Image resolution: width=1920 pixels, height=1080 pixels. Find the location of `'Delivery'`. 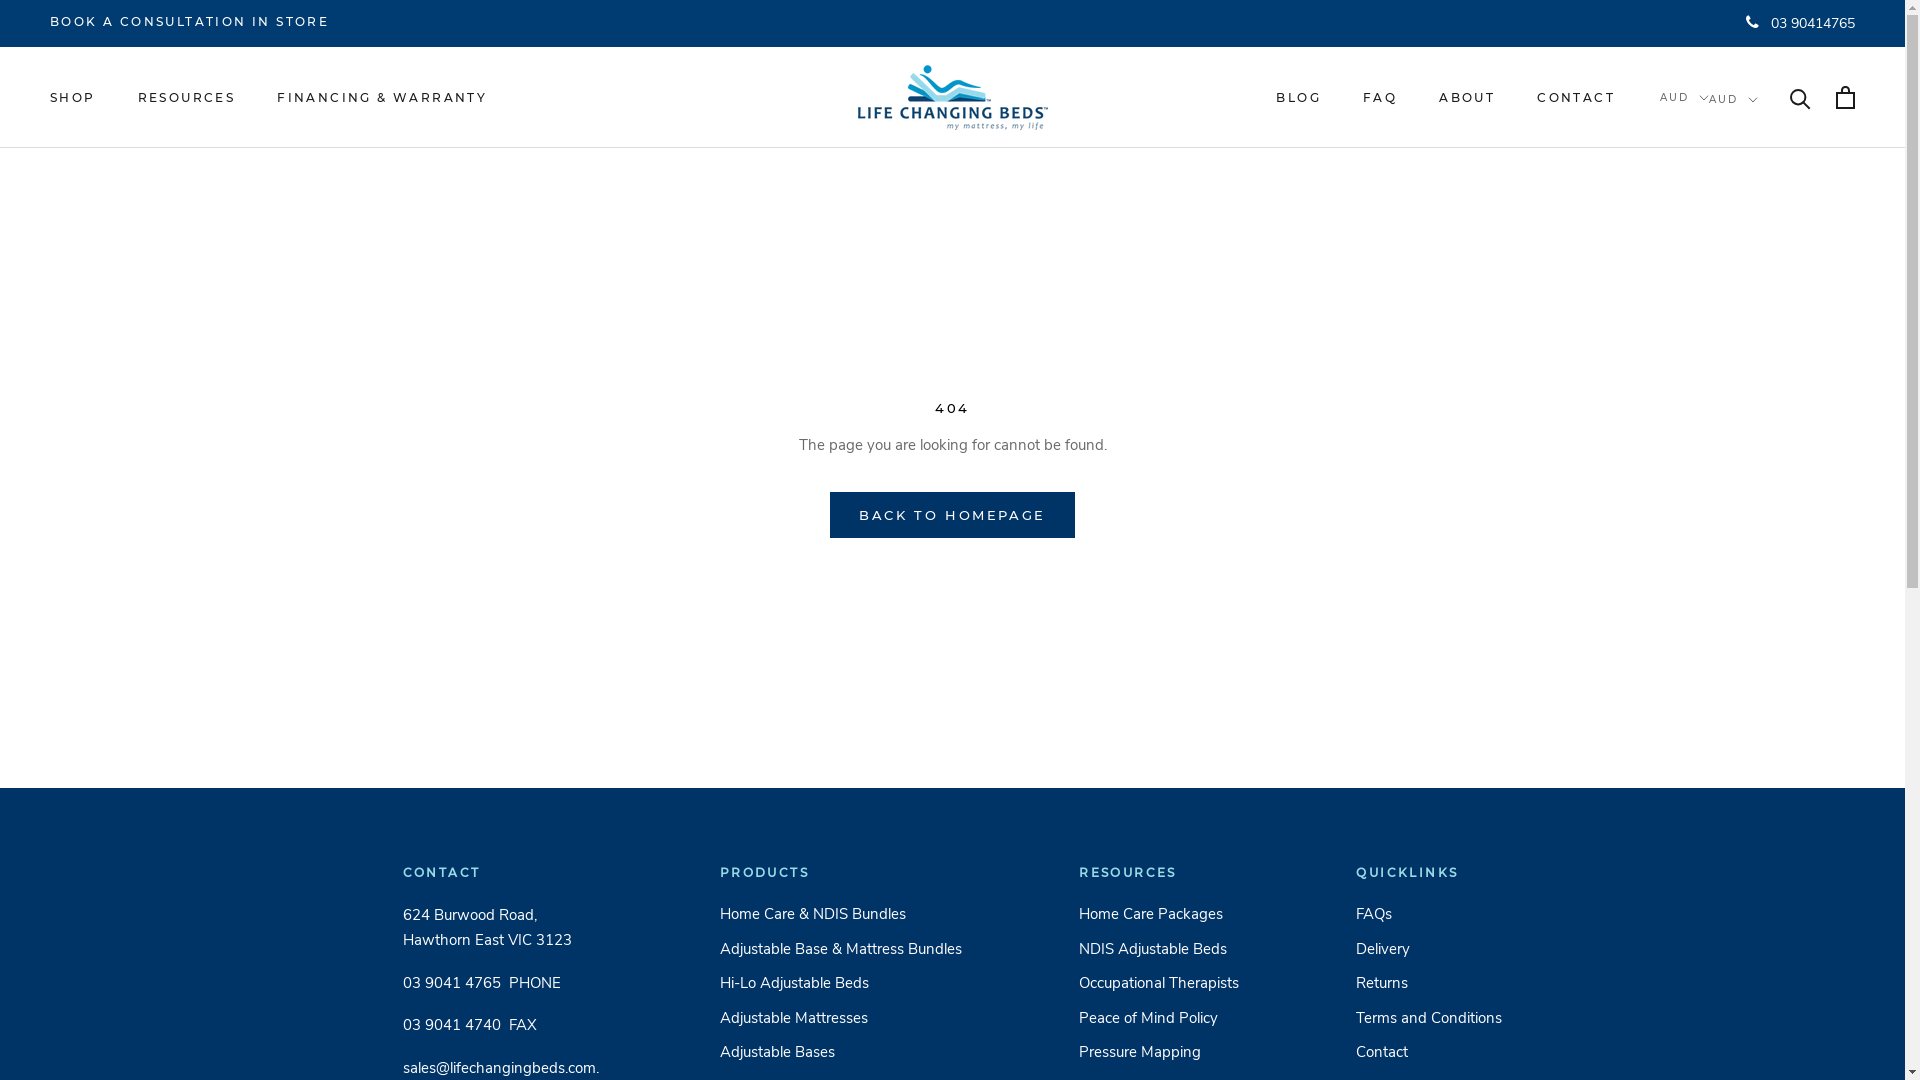

'Delivery' is located at coordinates (1428, 948).